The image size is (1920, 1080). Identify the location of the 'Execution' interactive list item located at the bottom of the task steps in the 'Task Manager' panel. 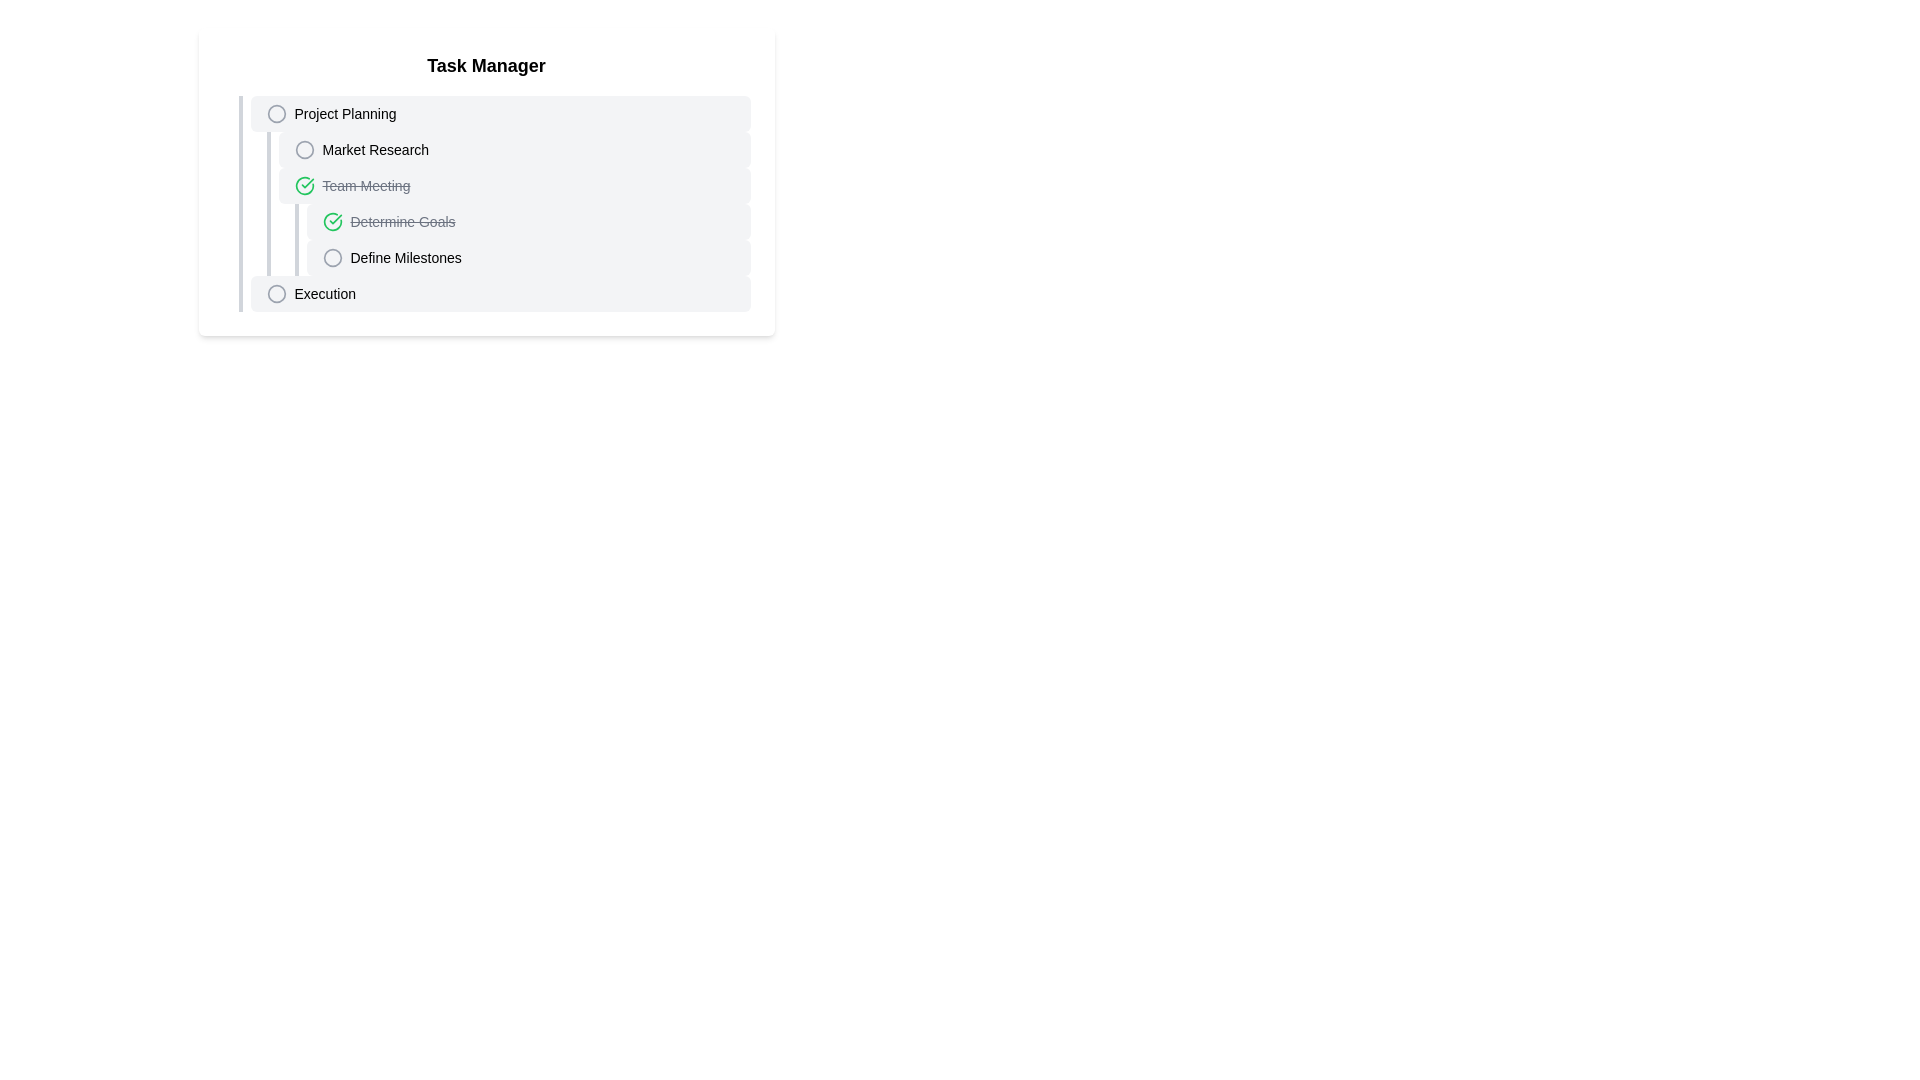
(494, 293).